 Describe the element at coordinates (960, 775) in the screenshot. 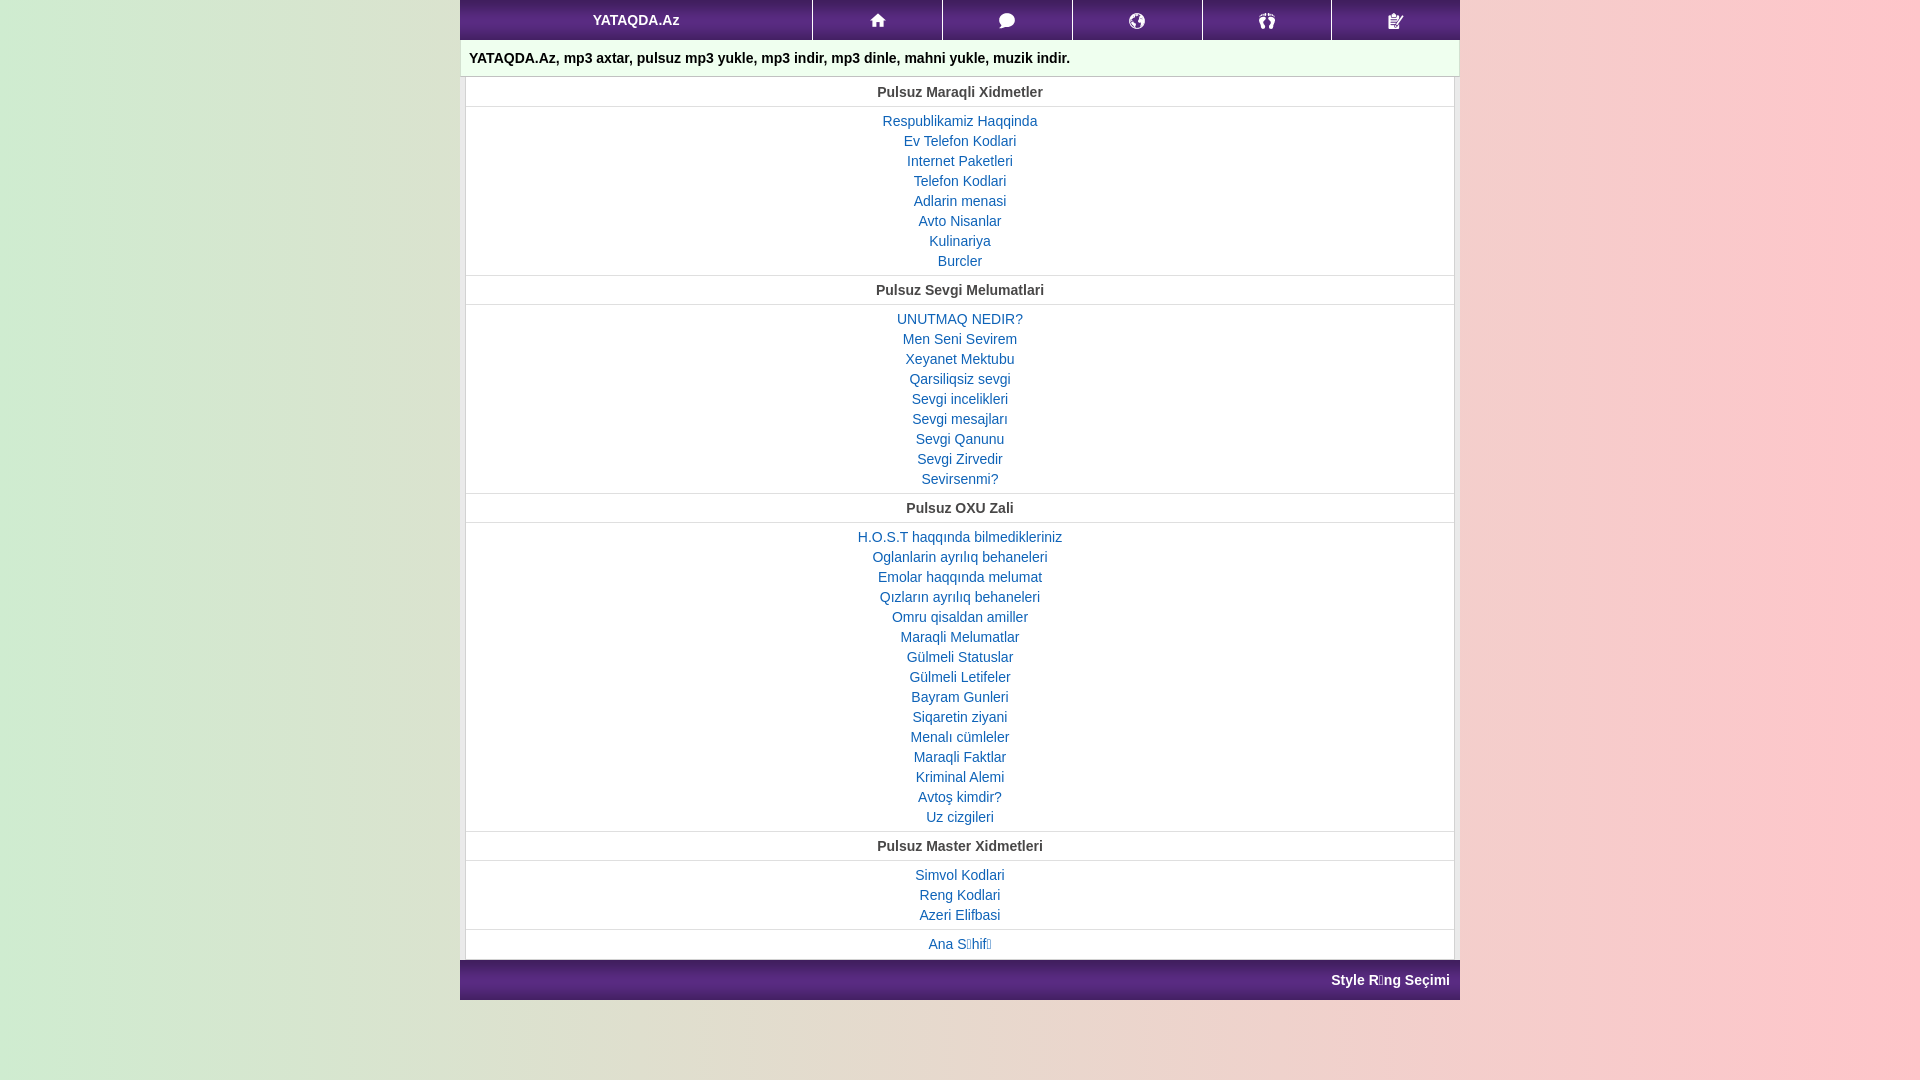

I see `'Kriminal Alemi'` at that location.